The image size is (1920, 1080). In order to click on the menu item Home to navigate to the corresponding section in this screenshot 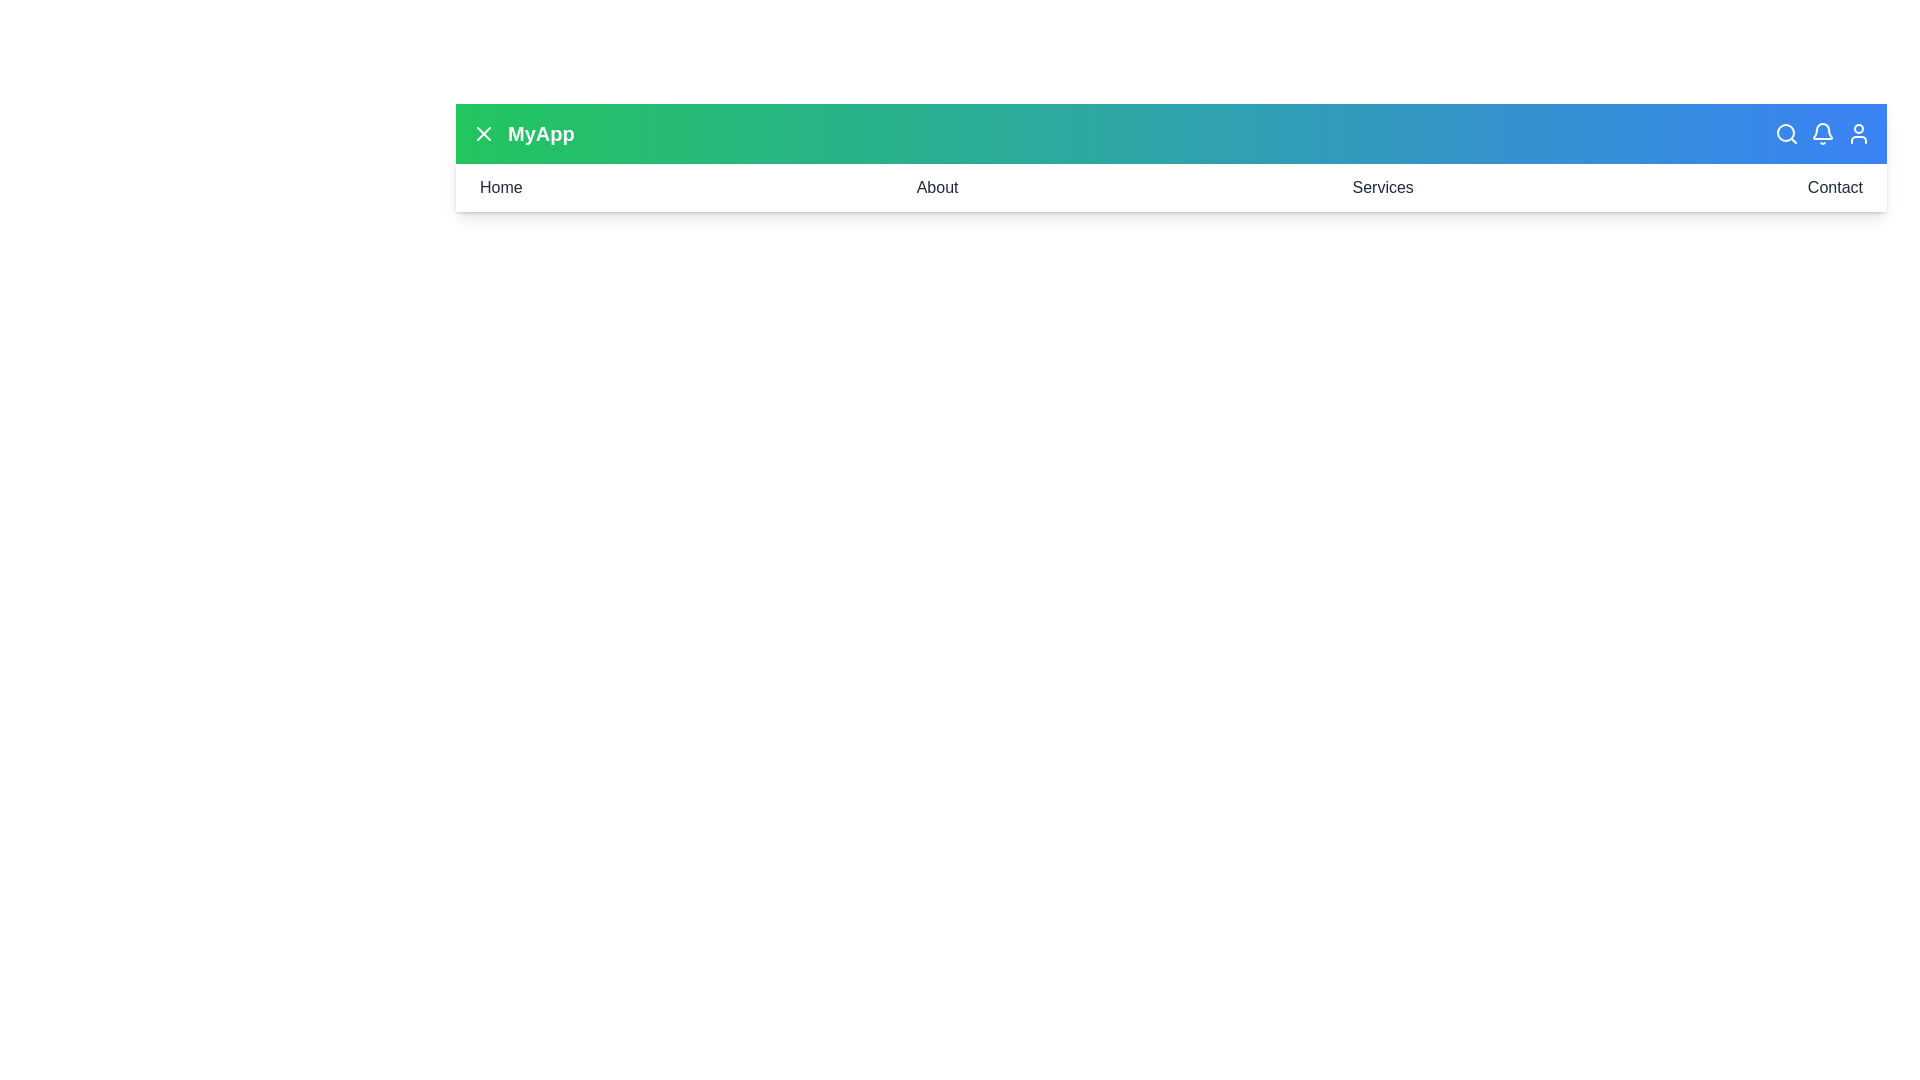, I will do `click(500, 188)`.